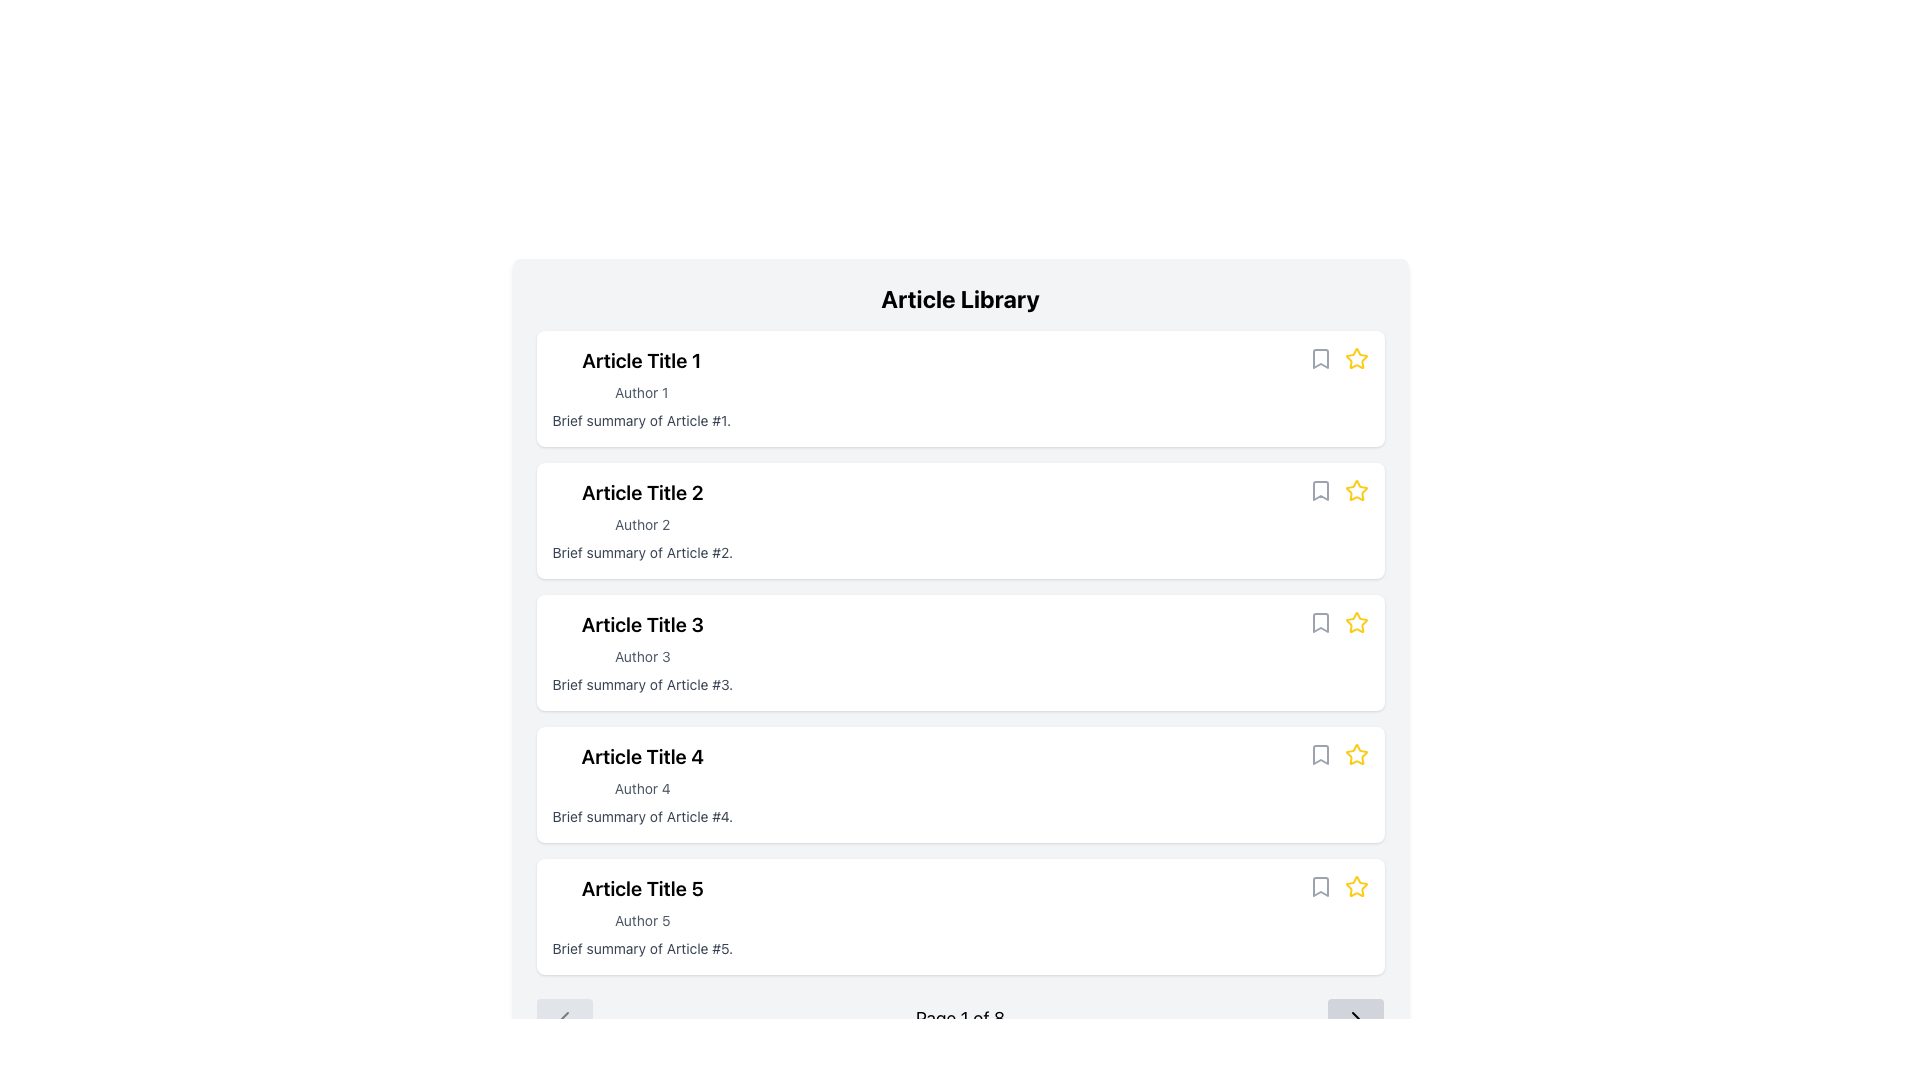  I want to click on the text label displaying 'Author 5', which is styled in a smaller size and gray tone, positioned below 'Article Title 5' and above the summary text 'Brief summary of Article #5', so click(642, 921).